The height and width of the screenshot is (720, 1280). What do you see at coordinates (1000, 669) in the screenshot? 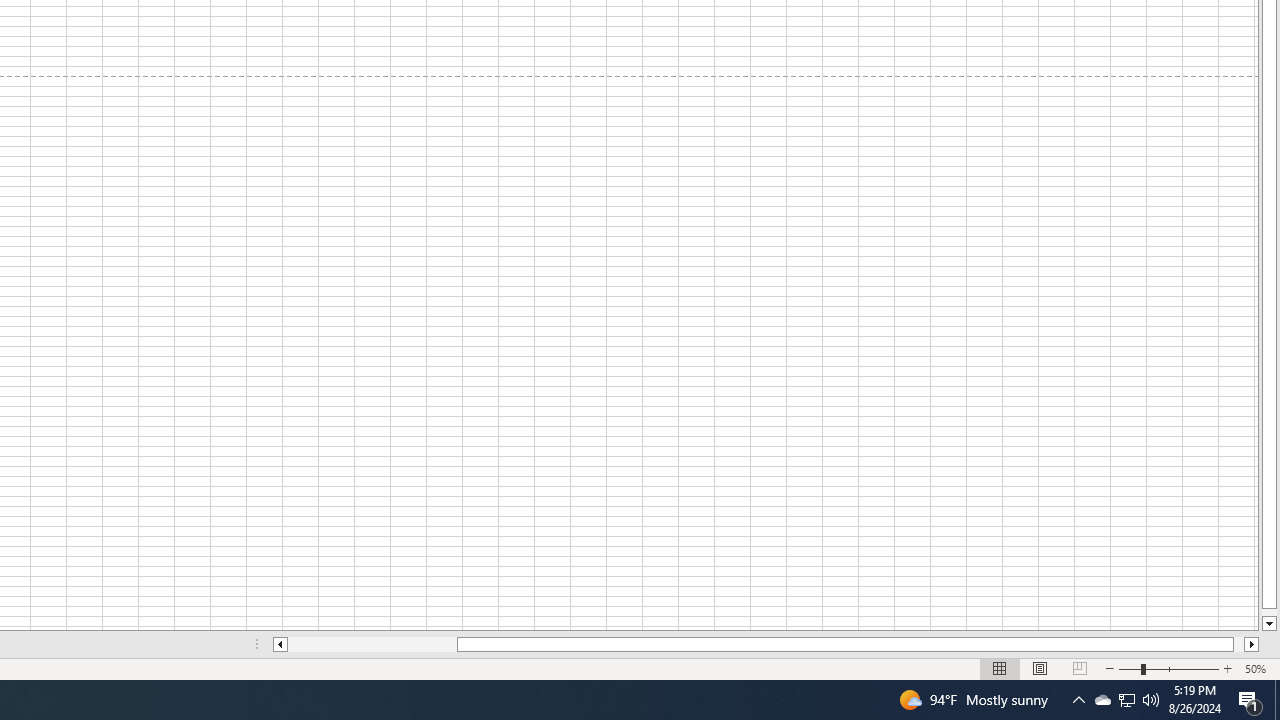
I see `'Normal'` at bounding box center [1000, 669].